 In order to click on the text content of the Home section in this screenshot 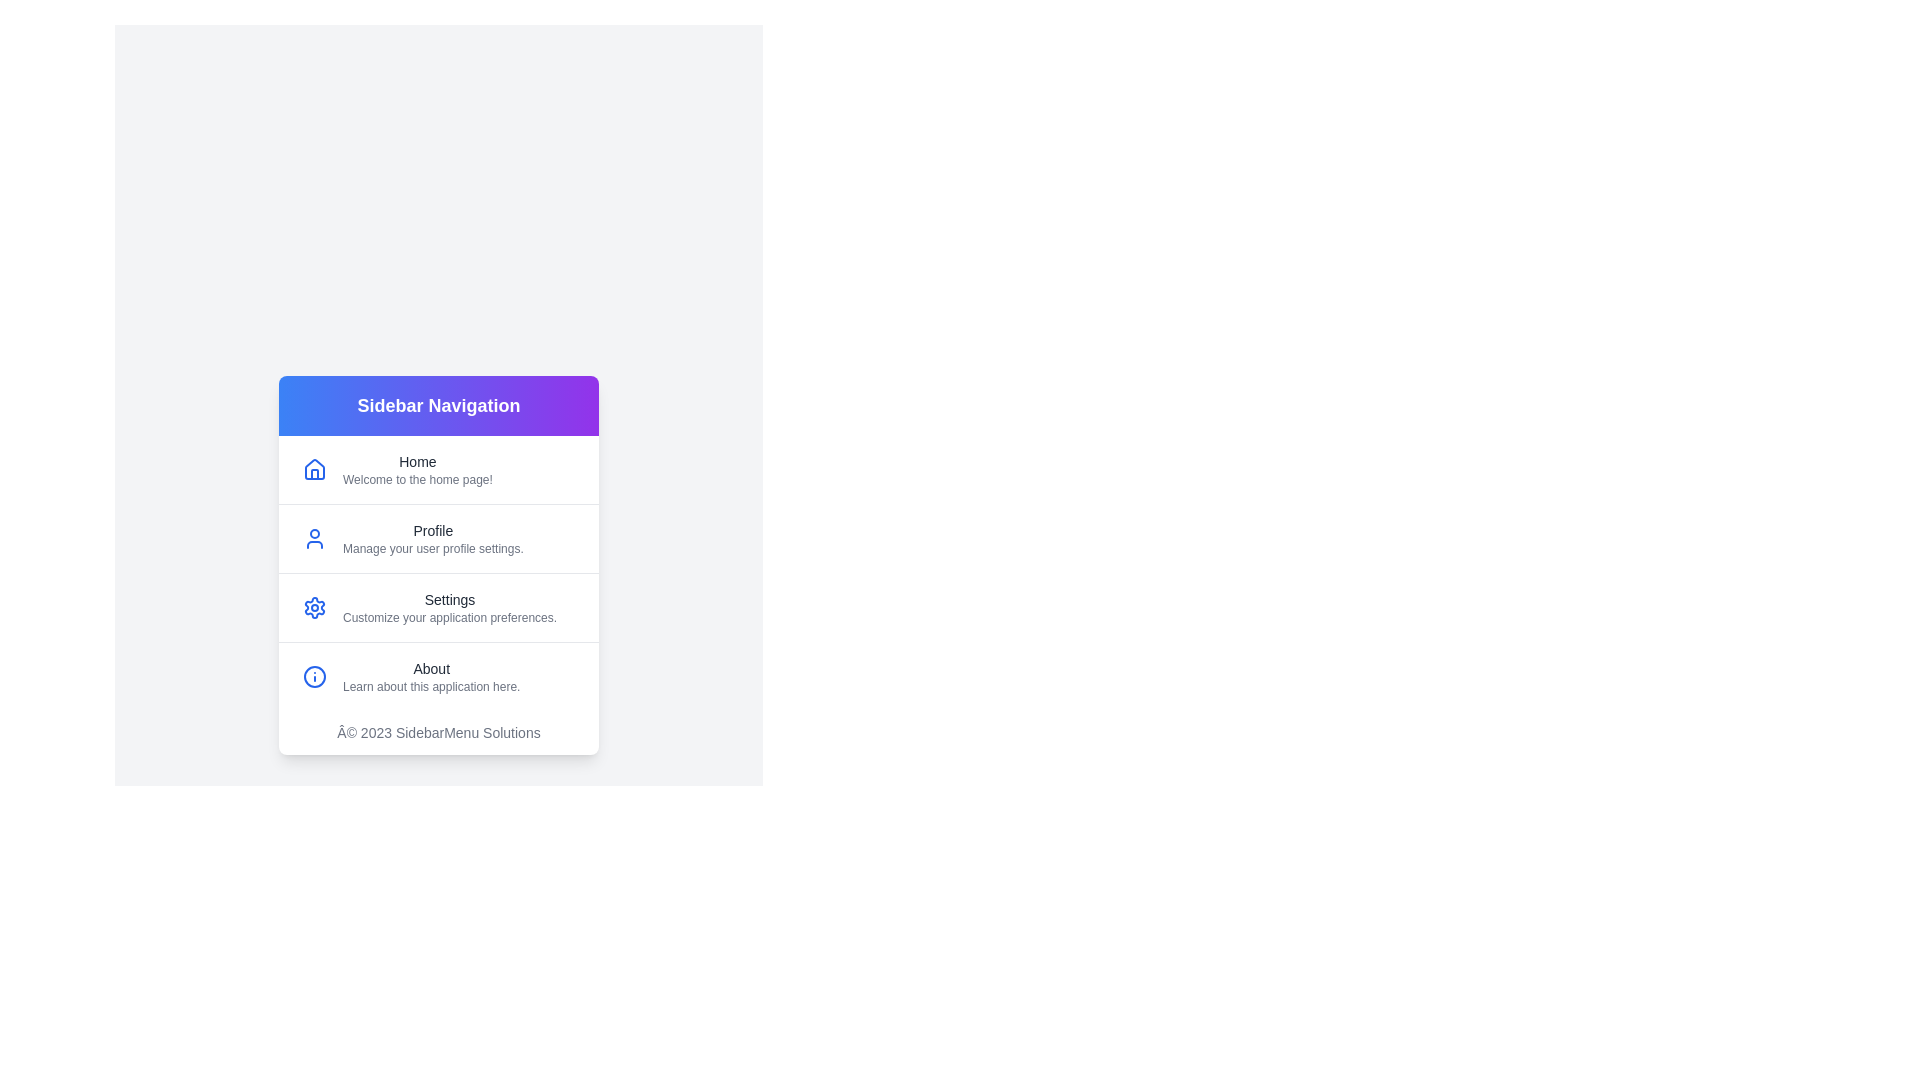, I will do `click(342, 461)`.